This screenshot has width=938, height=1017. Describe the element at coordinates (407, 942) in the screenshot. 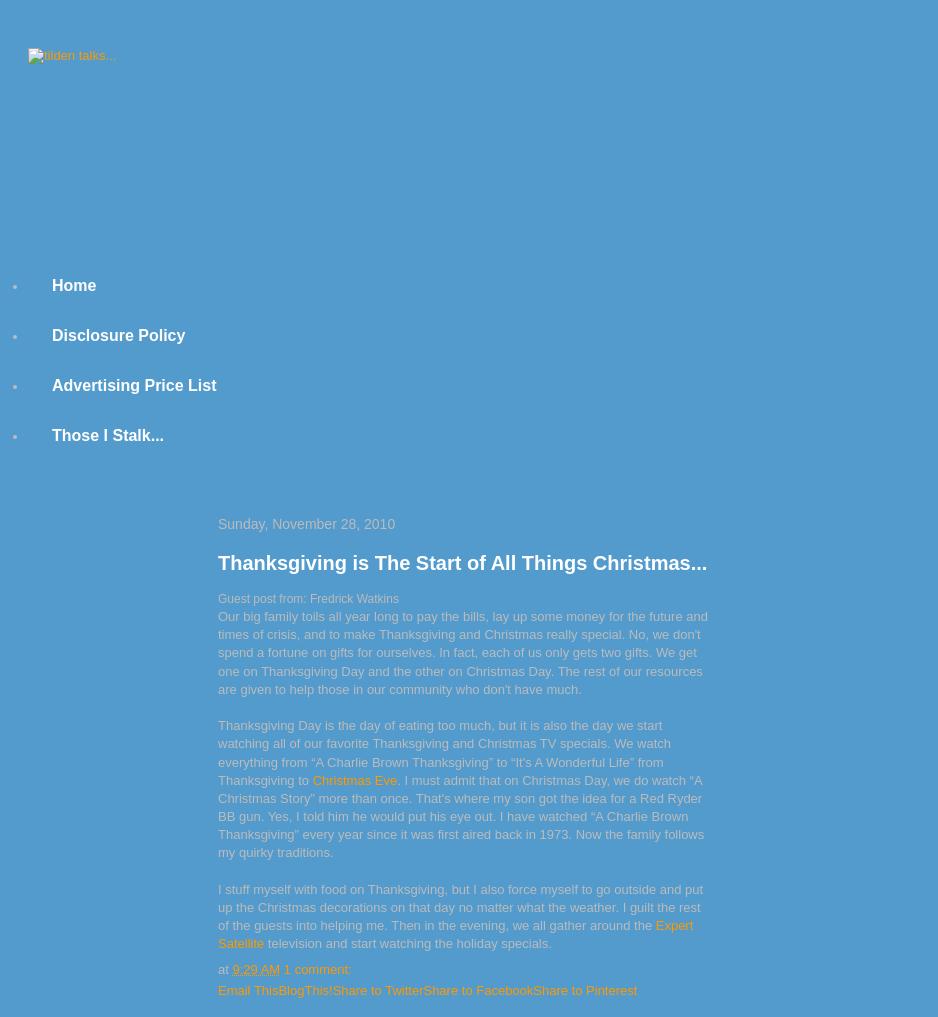

I see `'television and start watching the holiday specials.'` at that location.